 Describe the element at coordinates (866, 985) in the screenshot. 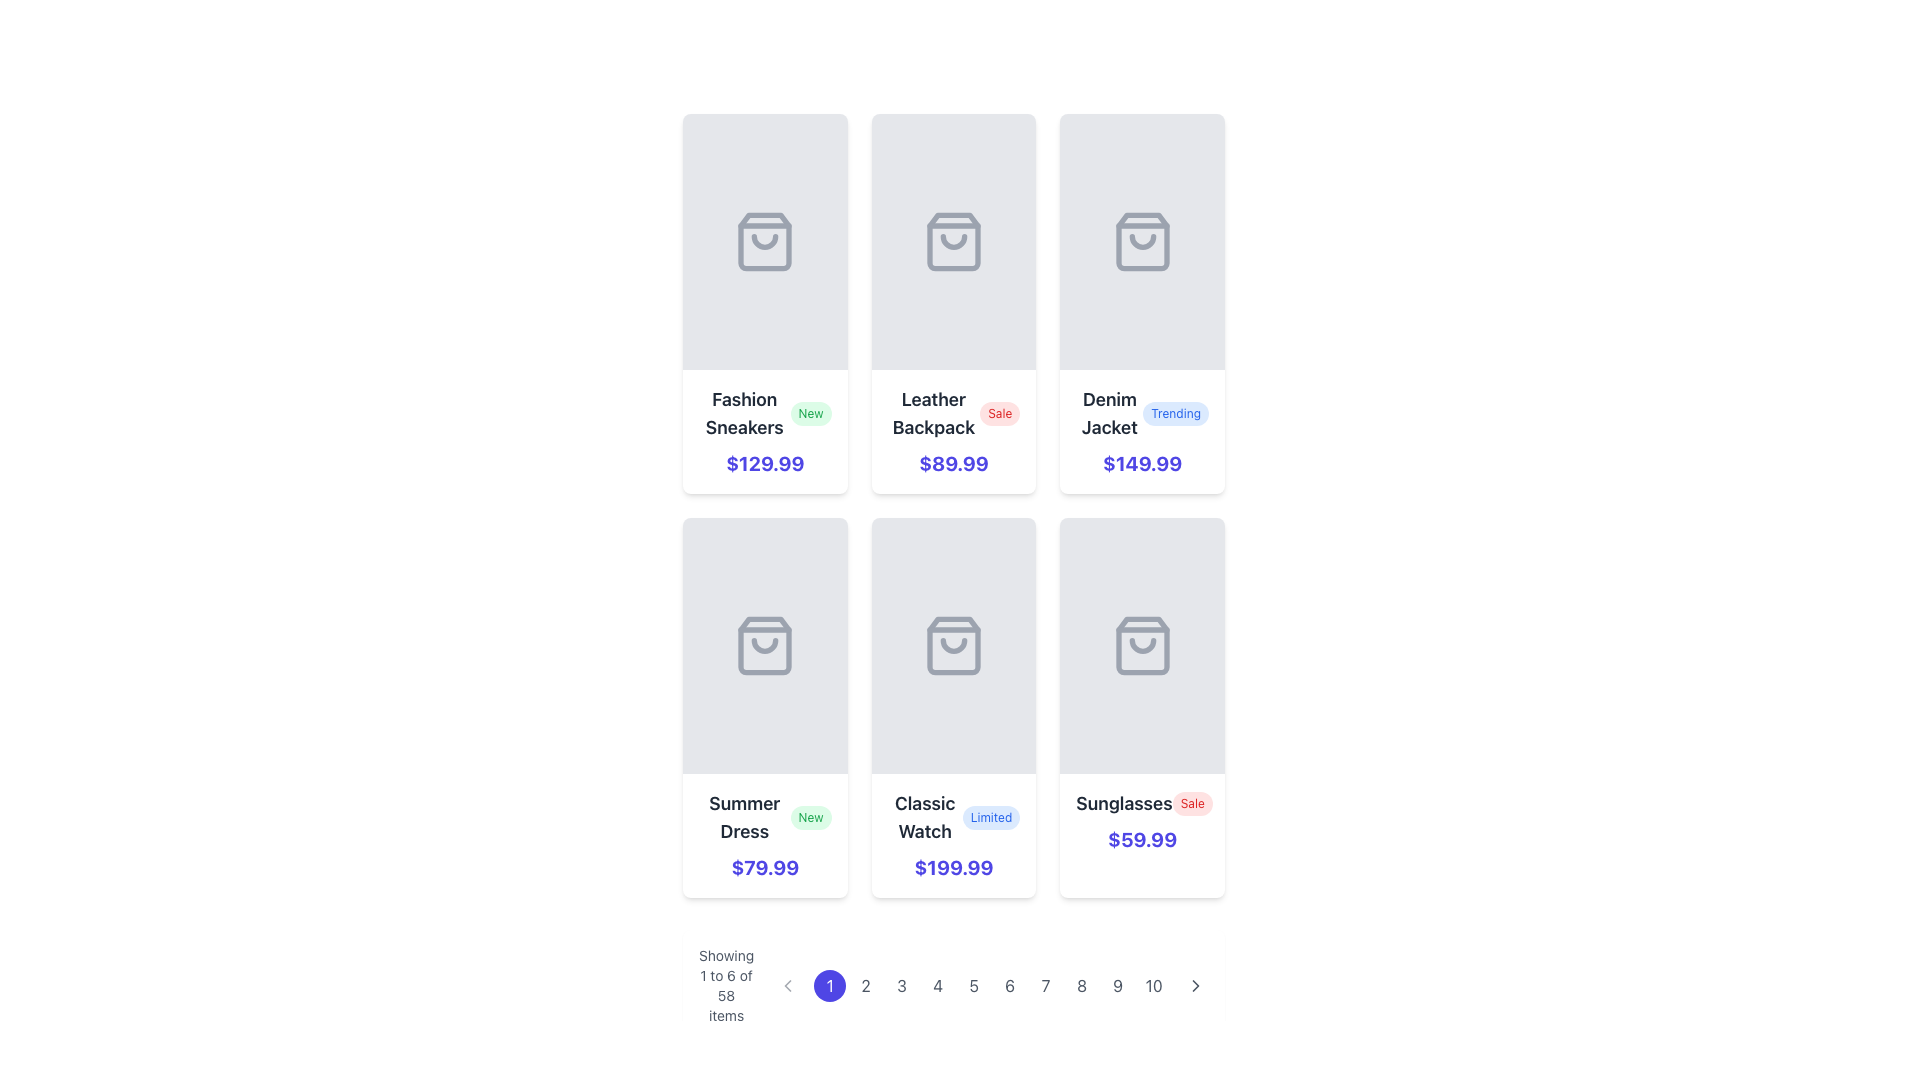

I see `the second navigation button at the bottom center of the interface` at that location.